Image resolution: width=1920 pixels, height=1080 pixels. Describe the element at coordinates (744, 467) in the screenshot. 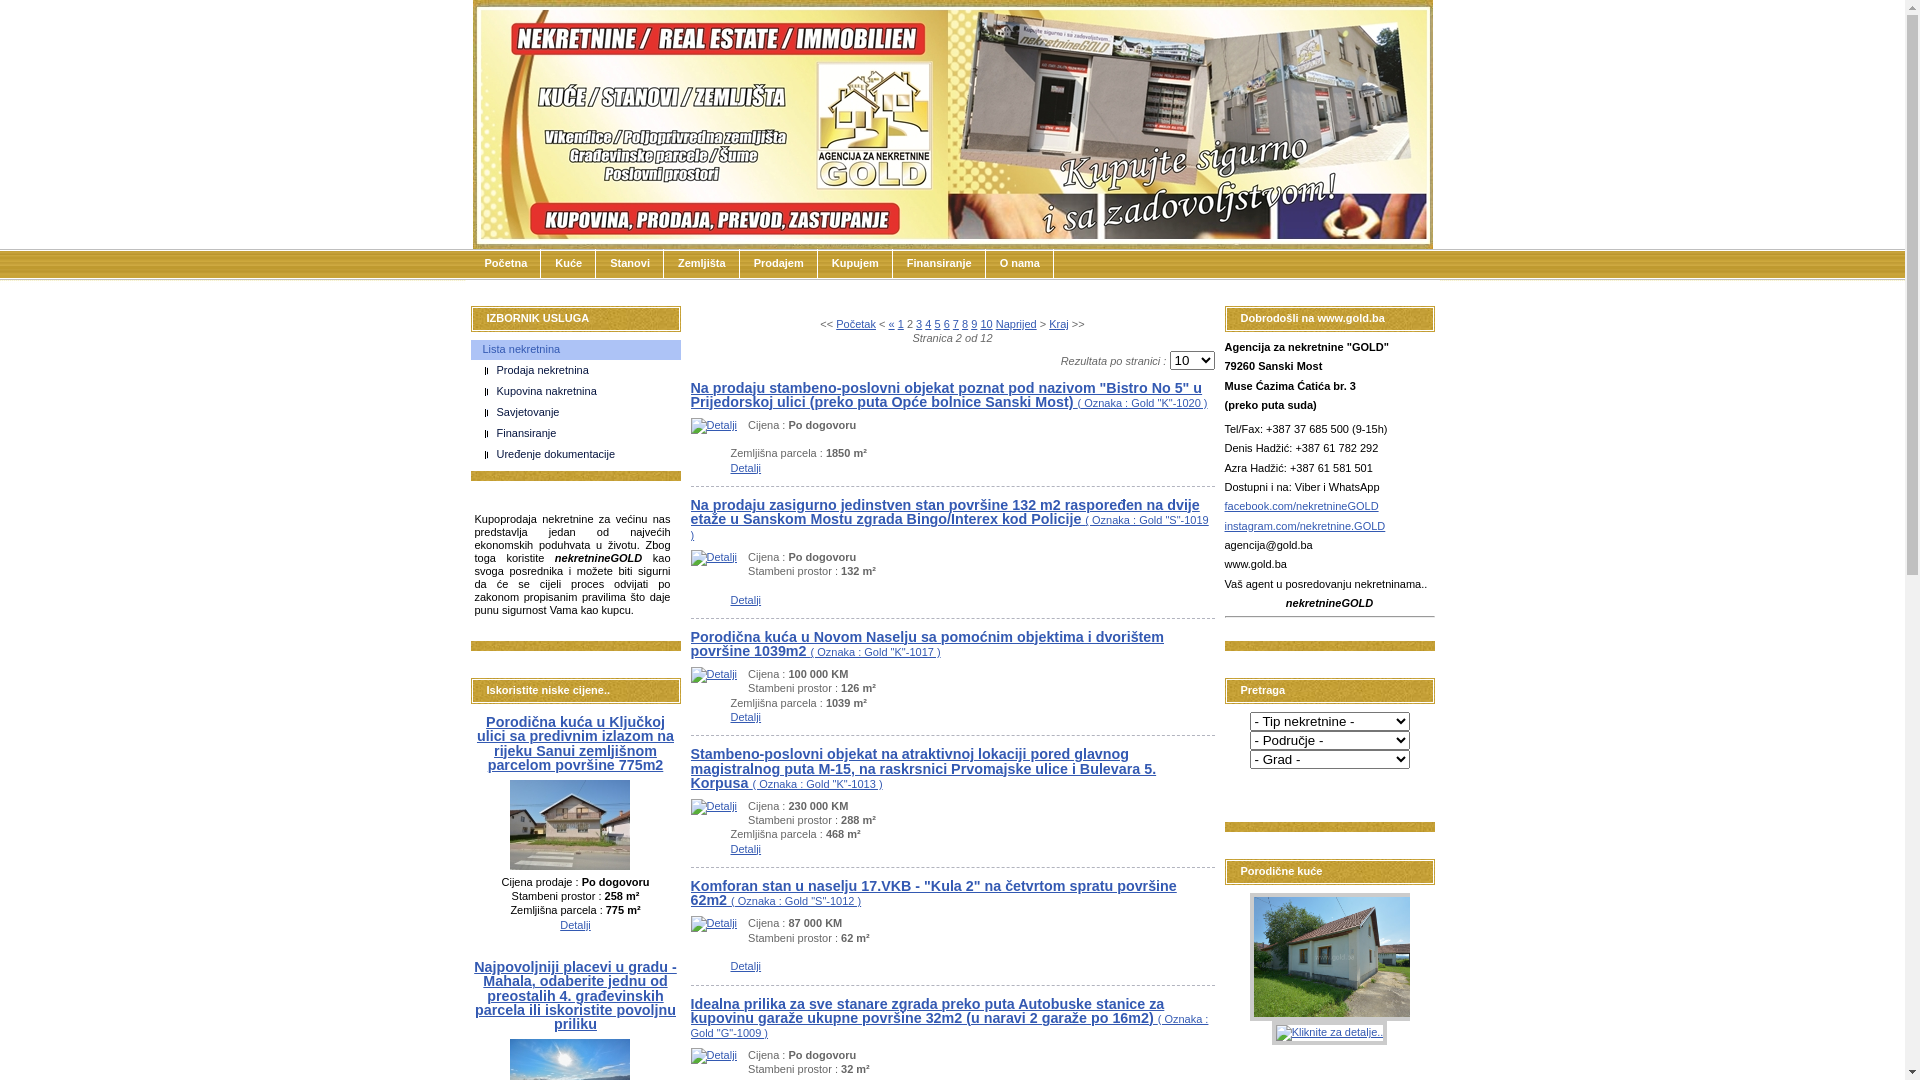

I see `'Detalji'` at that location.